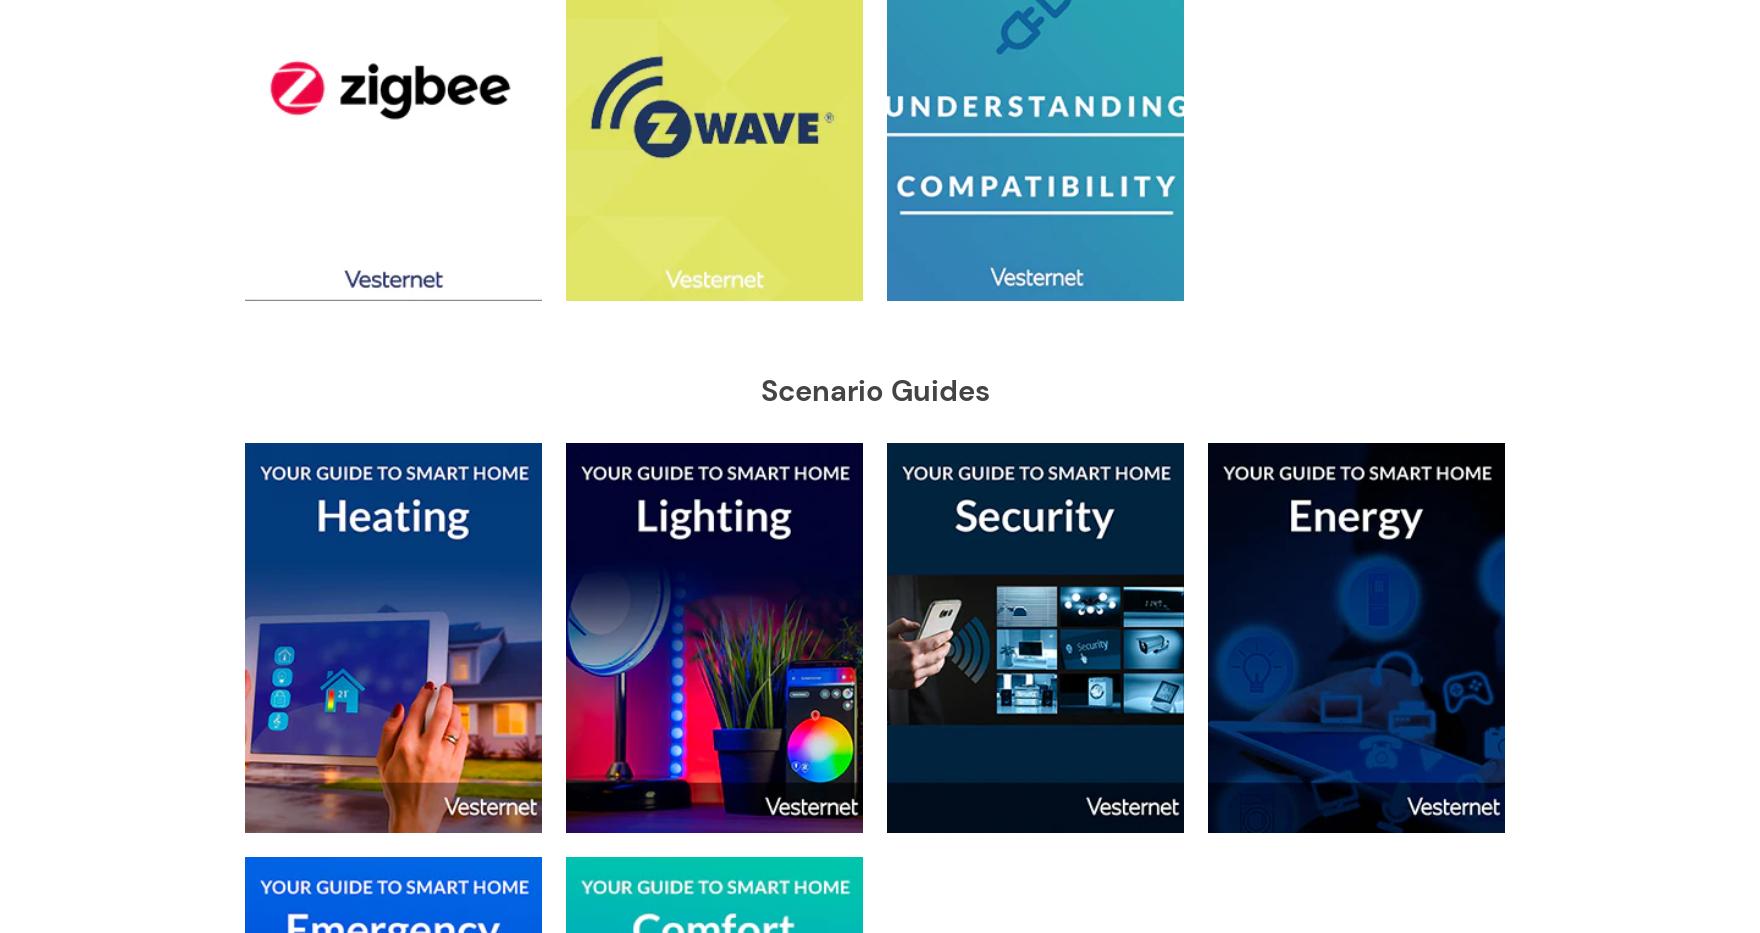 Image resolution: width=1760 pixels, height=933 pixels. Describe the element at coordinates (755, 509) in the screenshot. I see `'Remotec'` at that location.